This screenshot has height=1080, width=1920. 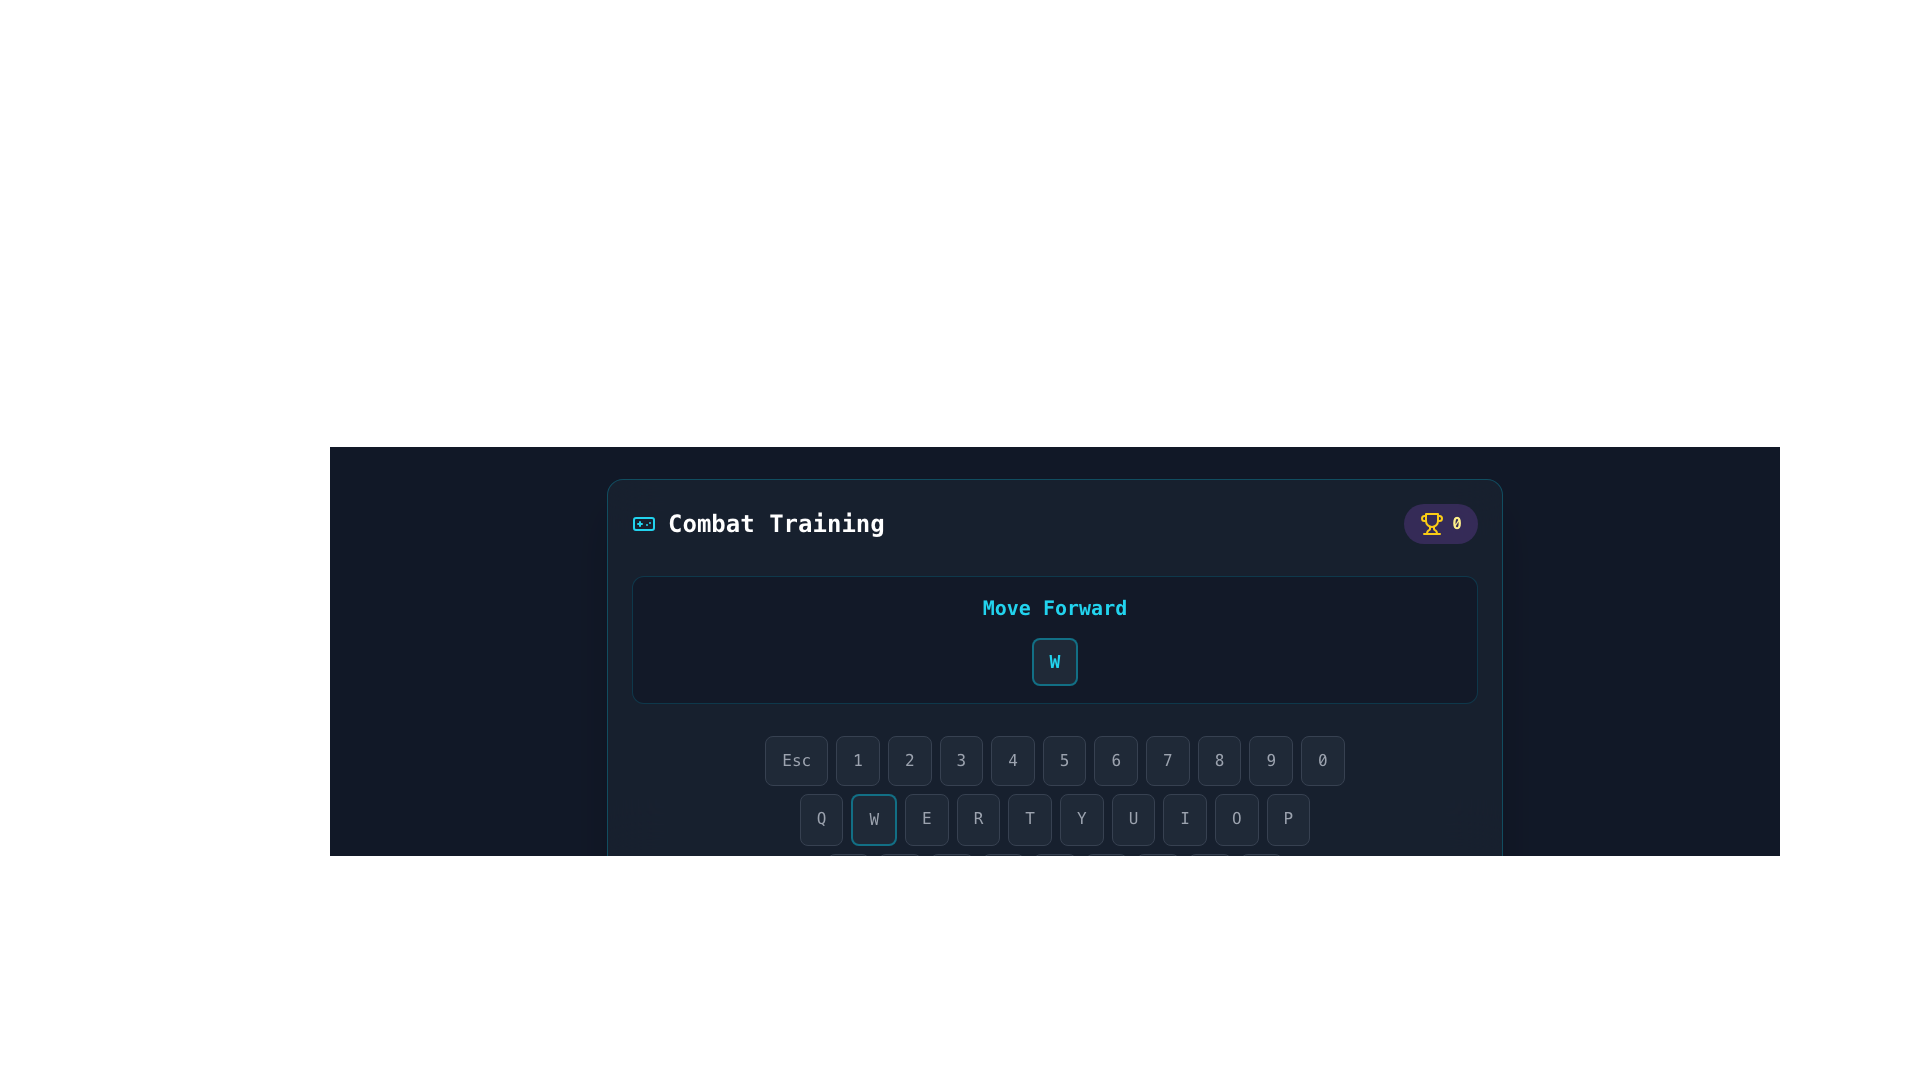 What do you see at coordinates (1167, 760) in the screenshot?
I see `the button displaying the character '7' with a dark gray background to observe hover effects` at bounding box center [1167, 760].